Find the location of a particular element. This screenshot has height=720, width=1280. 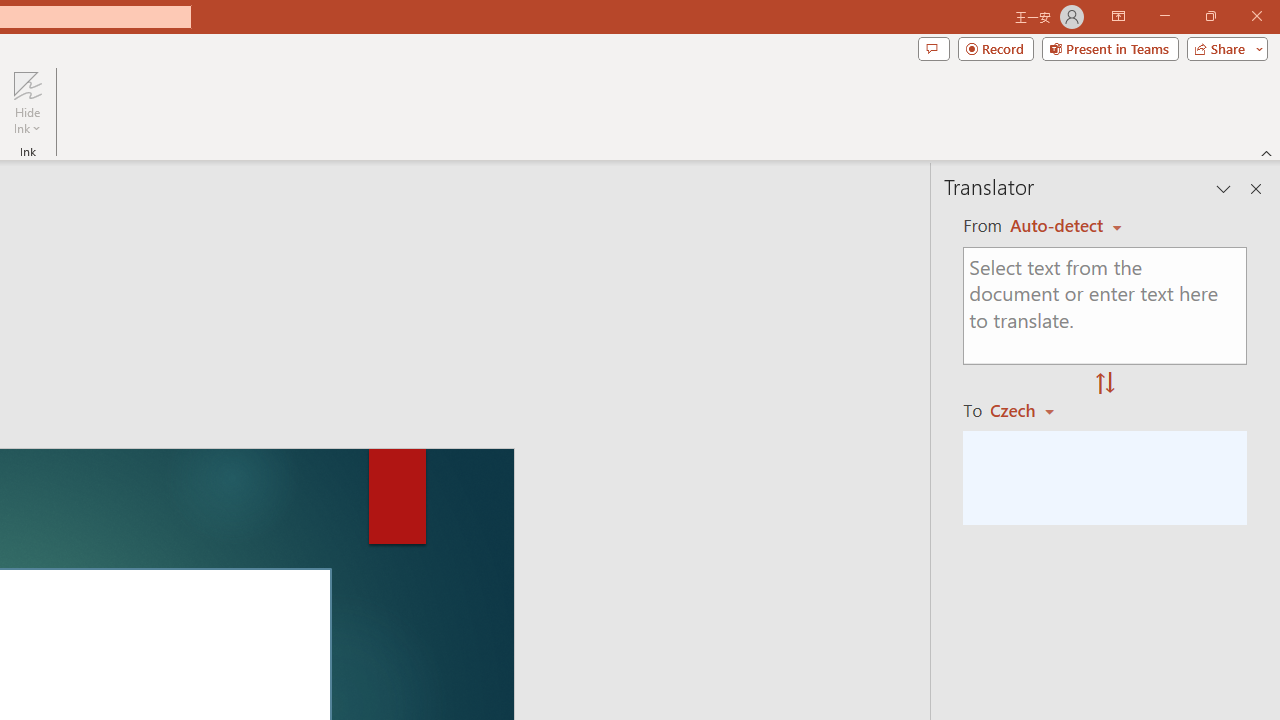

'Czech' is located at coordinates (1031, 409).